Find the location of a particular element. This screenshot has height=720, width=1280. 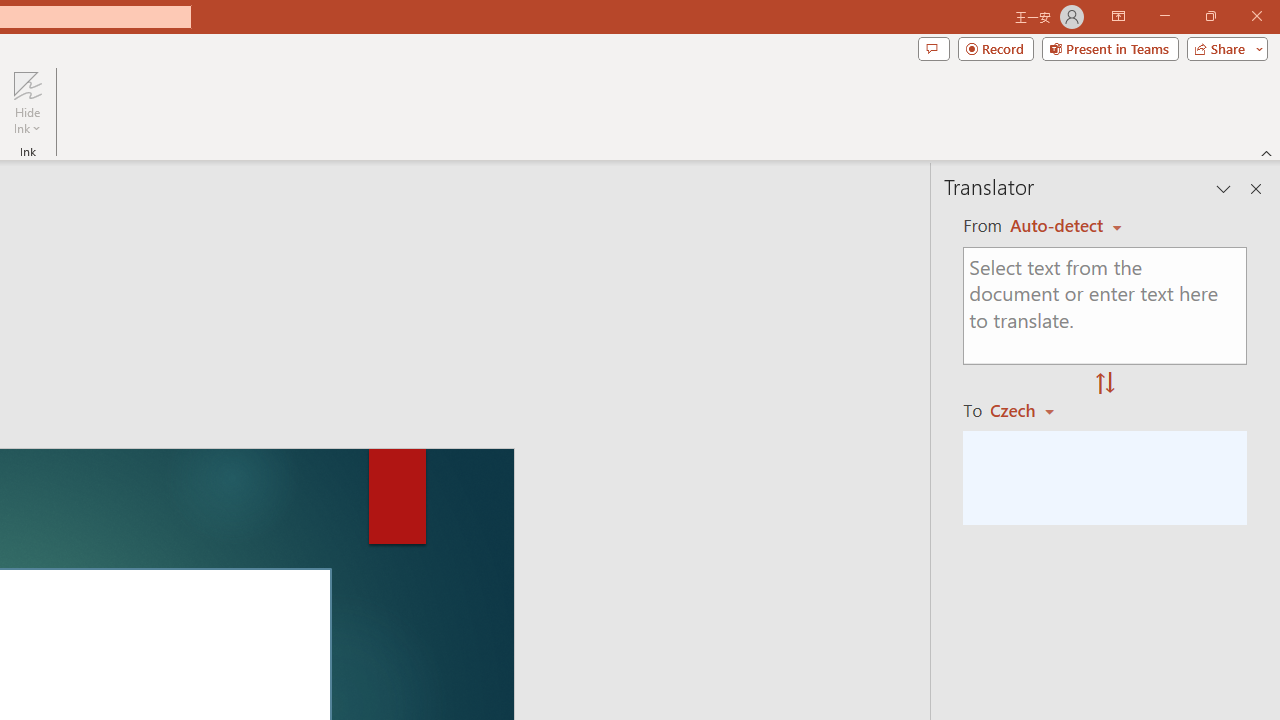

'Czech' is located at coordinates (1031, 409).